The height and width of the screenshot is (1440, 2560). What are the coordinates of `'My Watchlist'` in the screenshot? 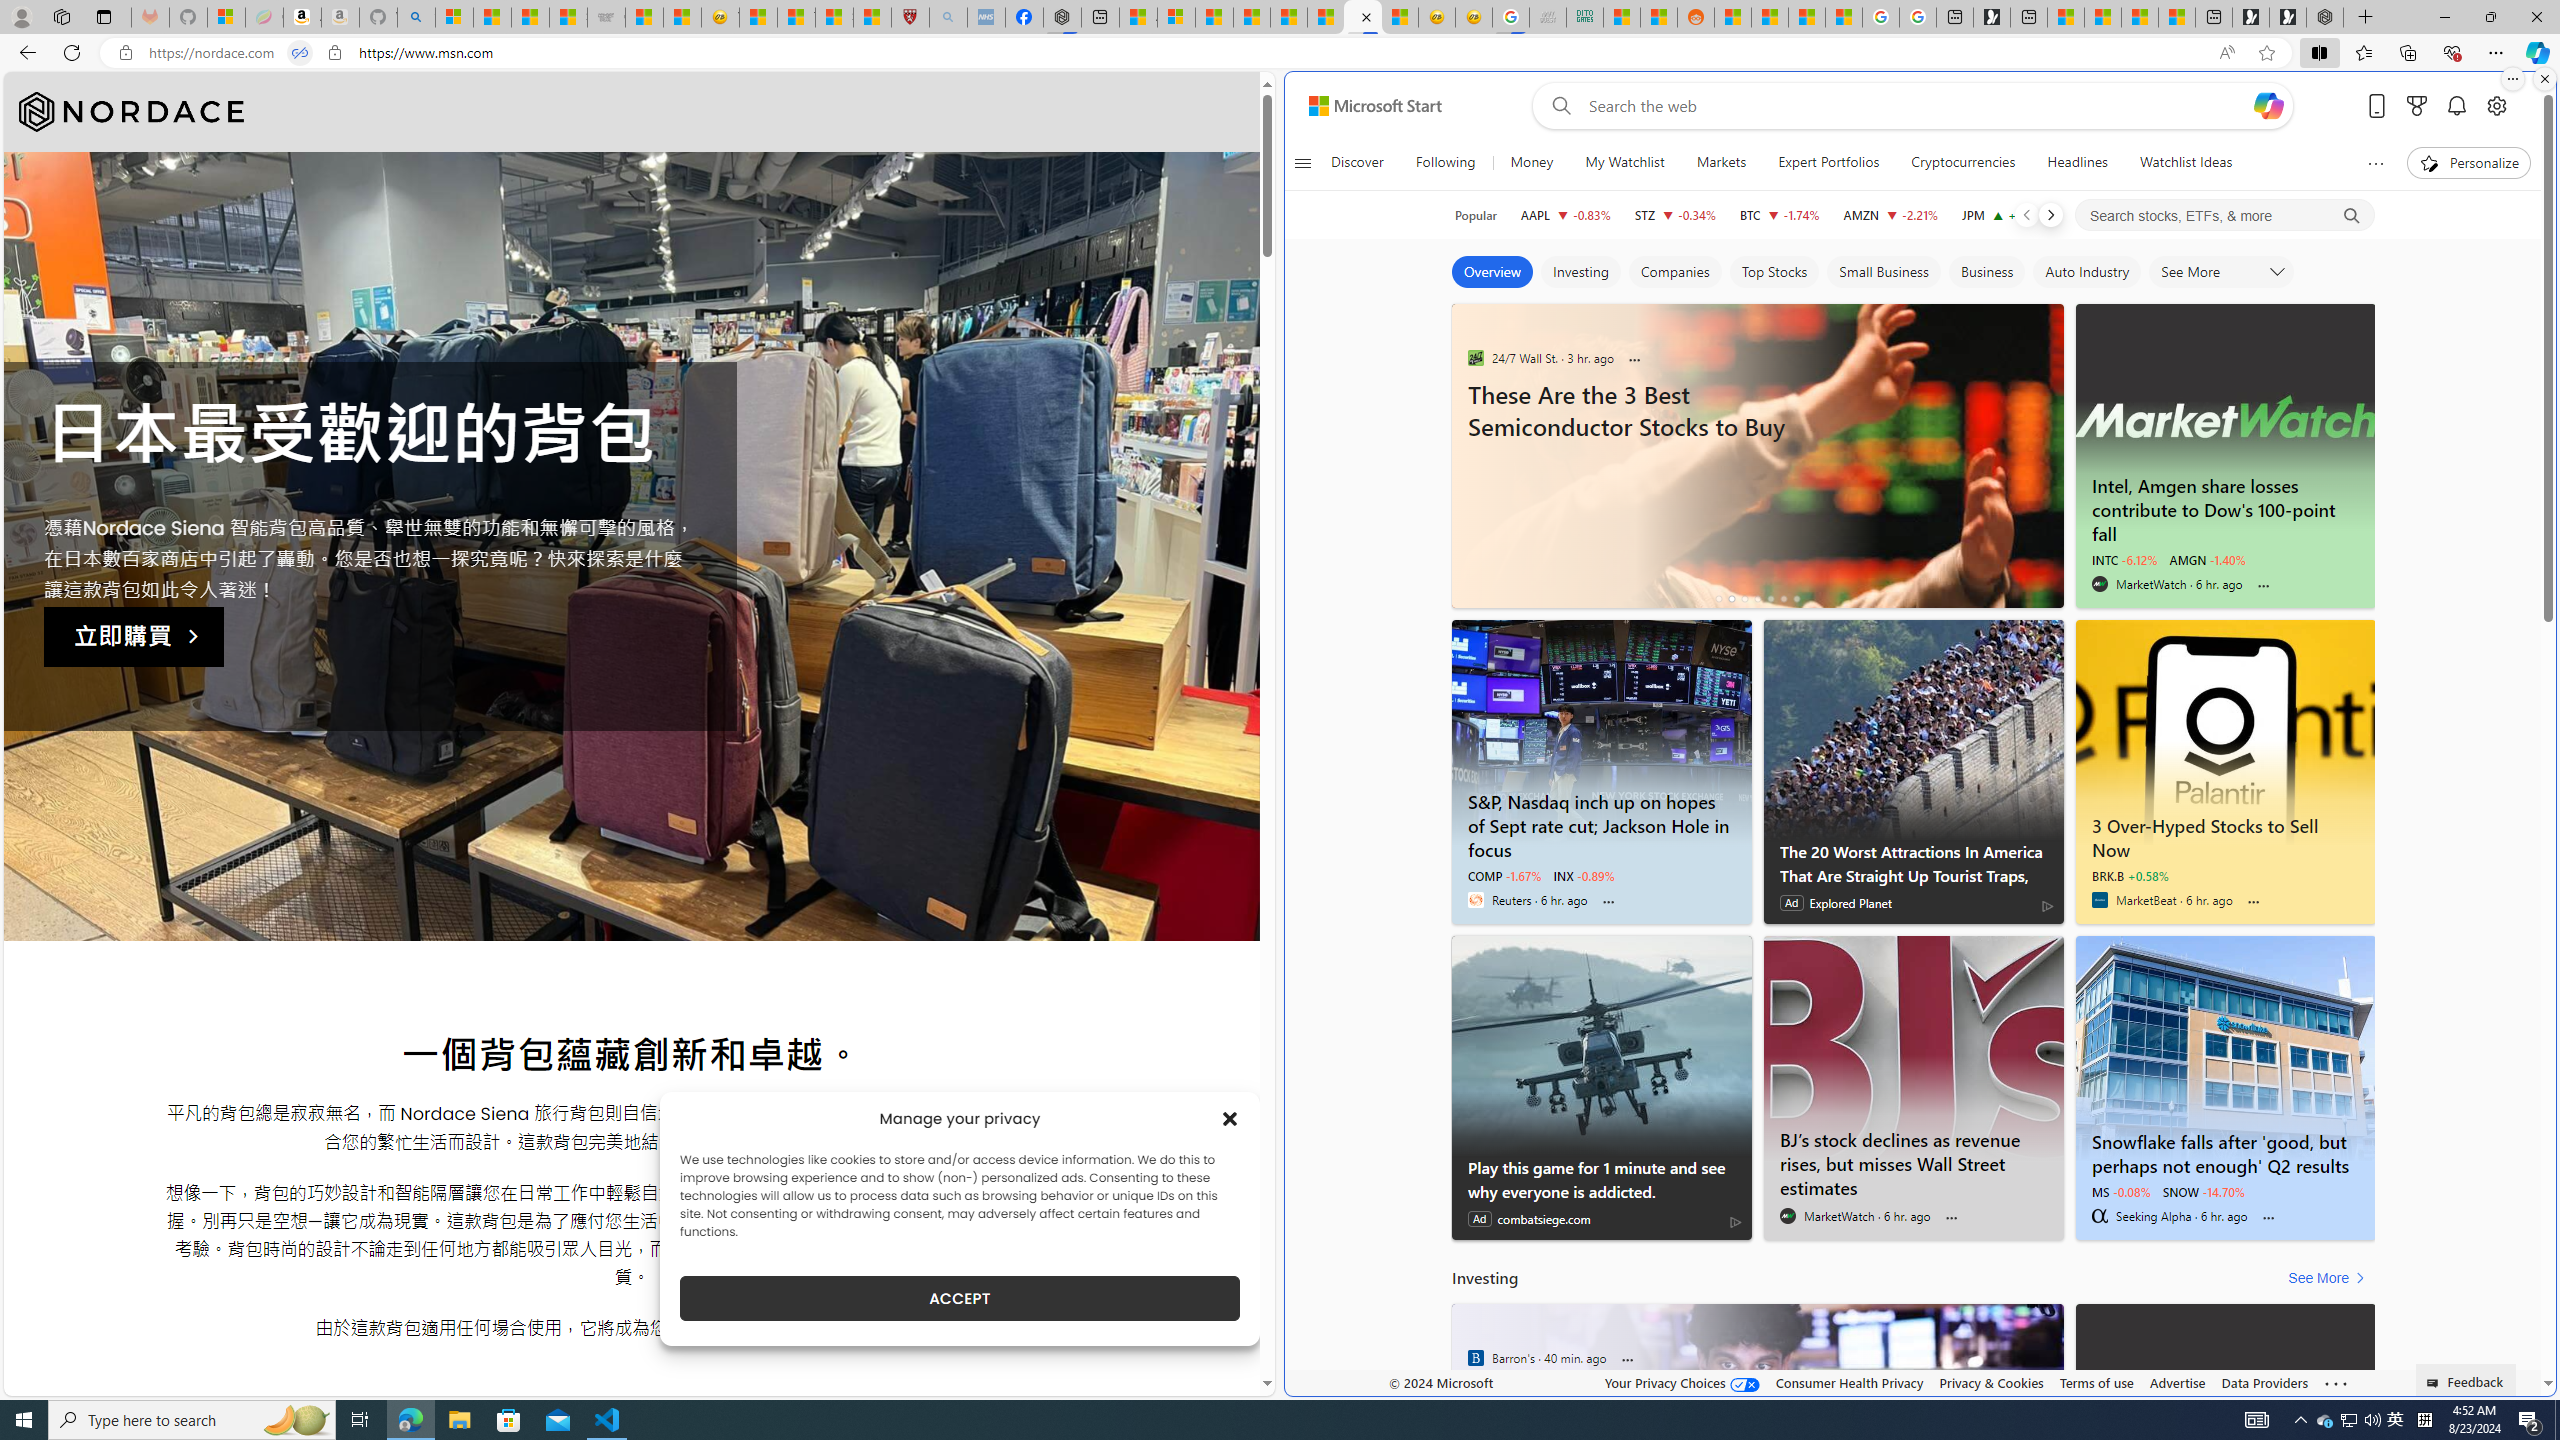 It's located at (1625, 162).